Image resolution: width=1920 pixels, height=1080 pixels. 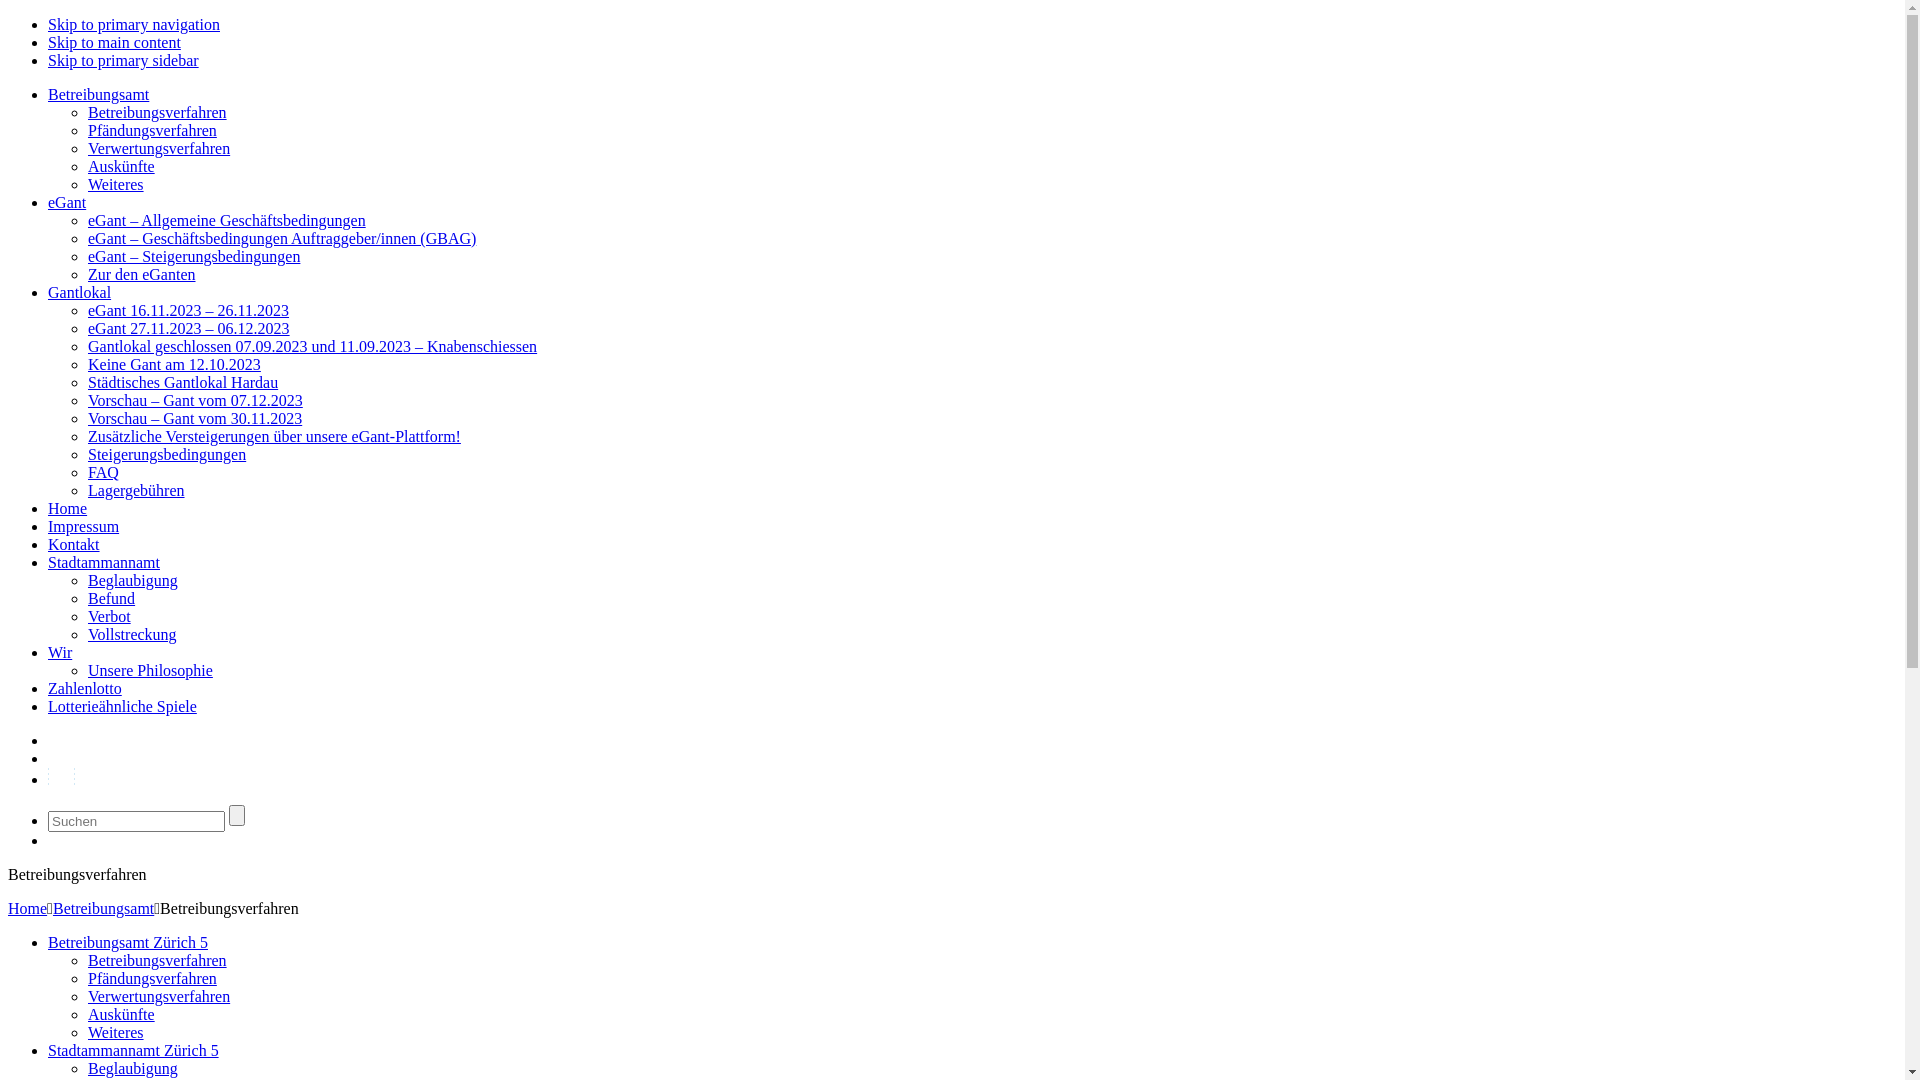 What do you see at coordinates (102, 472) in the screenshot?
I see `'FAQ'` at bounding box center [102, 472].